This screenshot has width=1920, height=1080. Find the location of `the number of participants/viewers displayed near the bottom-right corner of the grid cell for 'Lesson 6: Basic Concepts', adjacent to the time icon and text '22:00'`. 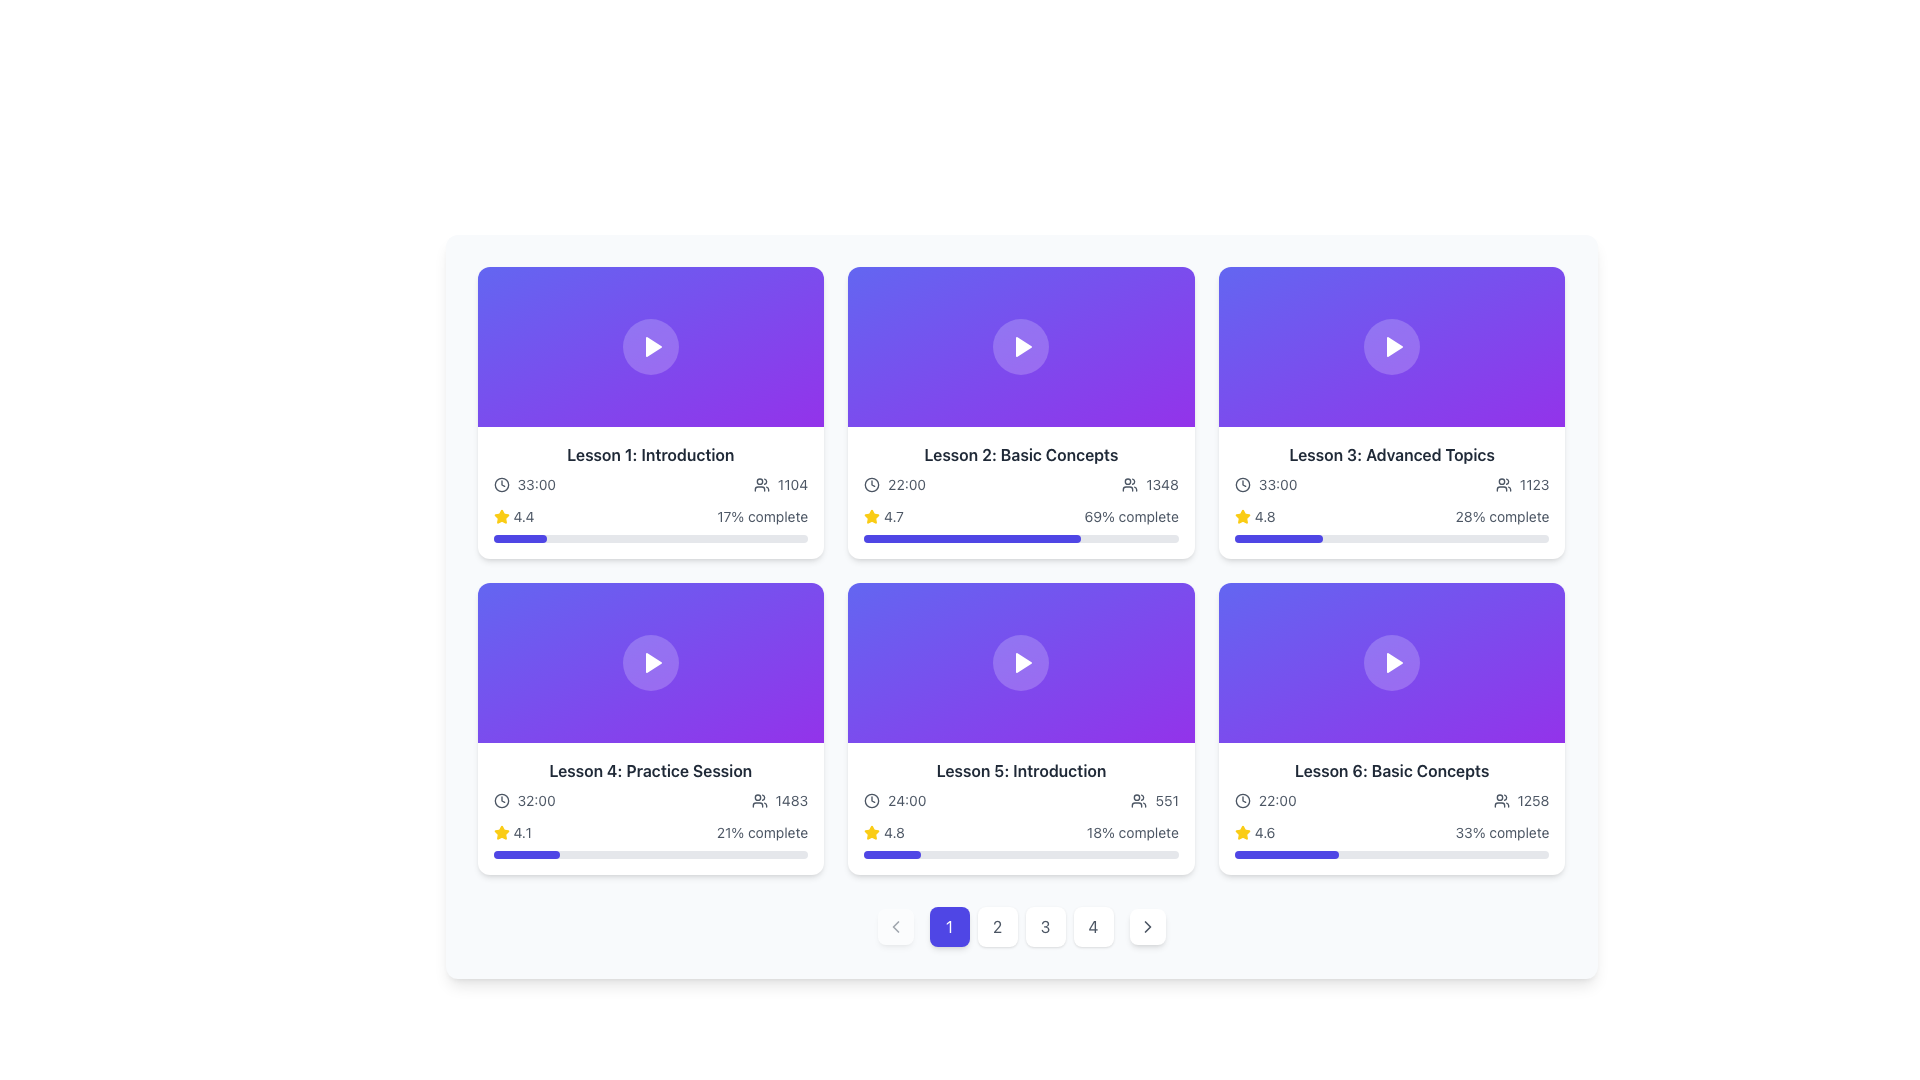

the number of participants/viewers displayed near the bottom-right corner of the grid cell for 'Lesson 6: Basic Concepts', adjacent to the time icon and text '22:00' is located at coordinates (1520, 800).